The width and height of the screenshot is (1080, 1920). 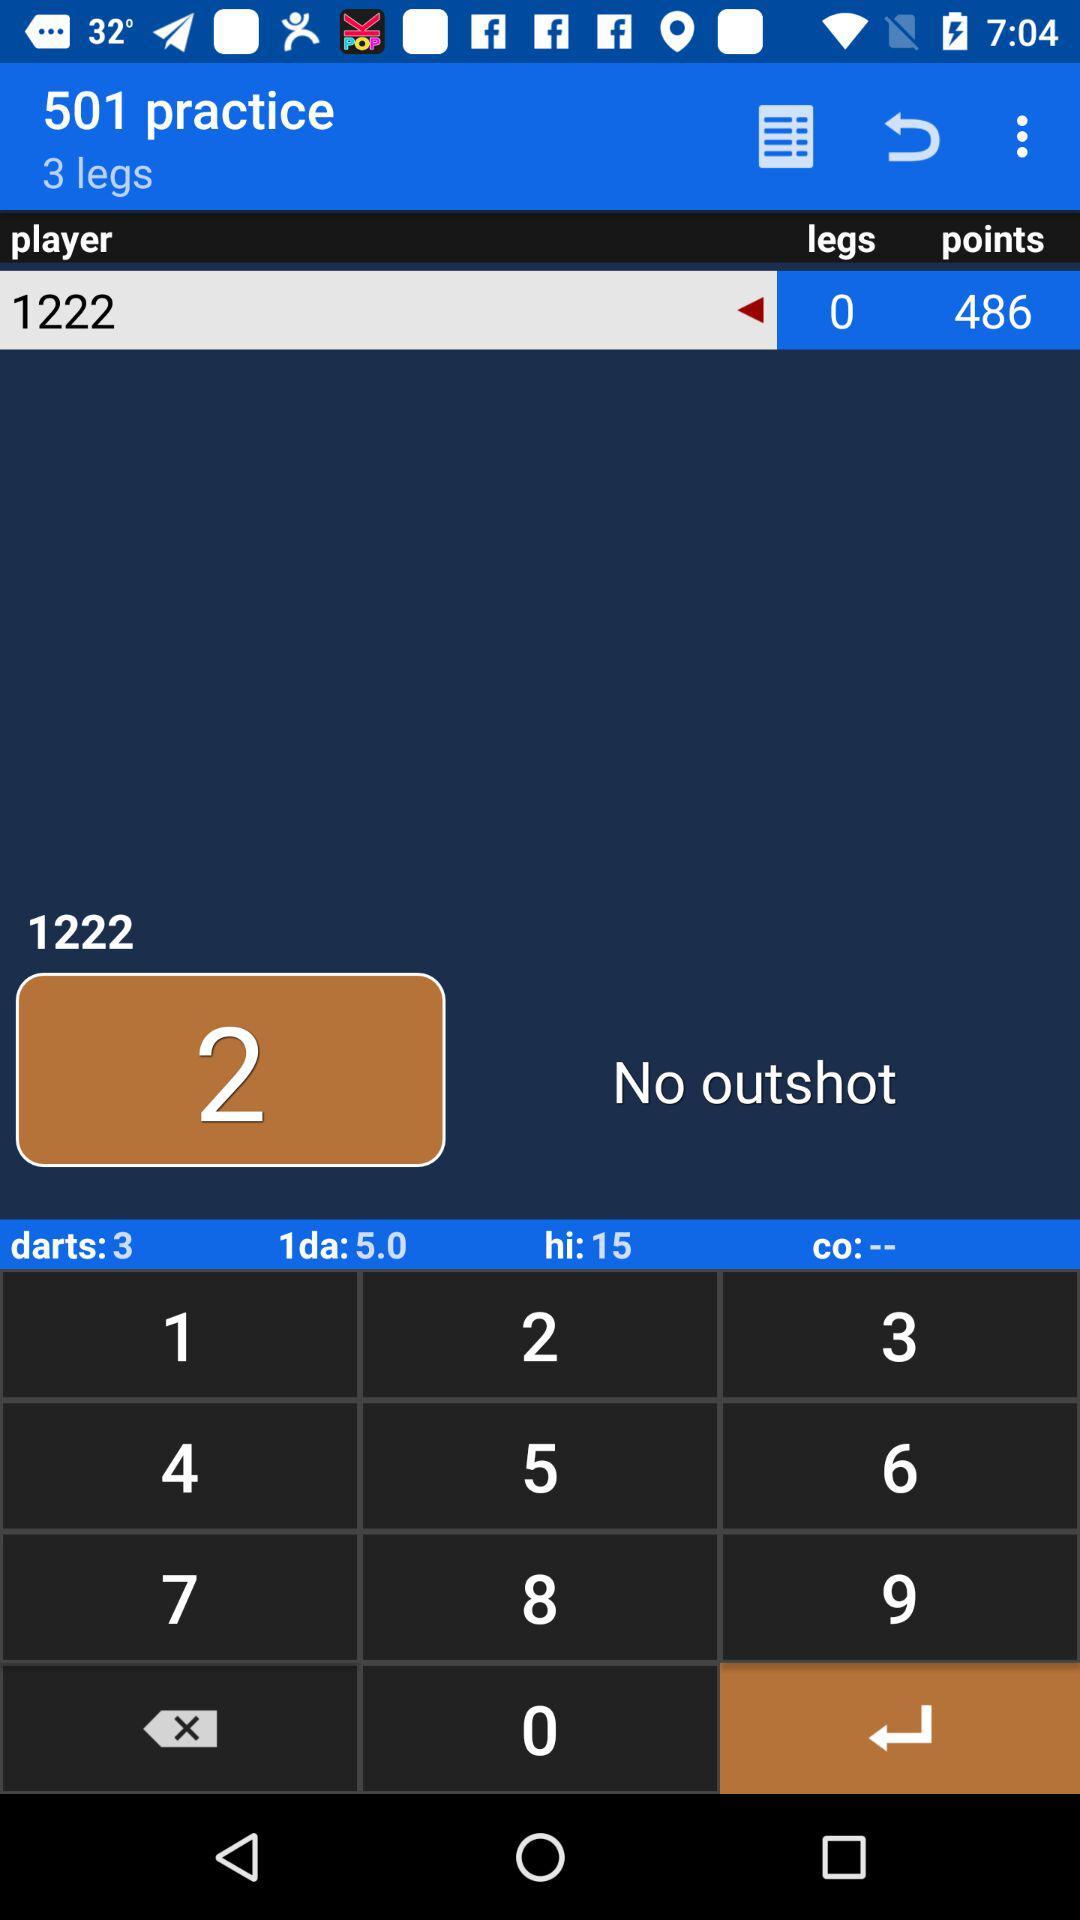 I want to click on item below 4 button, so click(x=180, y=1596).